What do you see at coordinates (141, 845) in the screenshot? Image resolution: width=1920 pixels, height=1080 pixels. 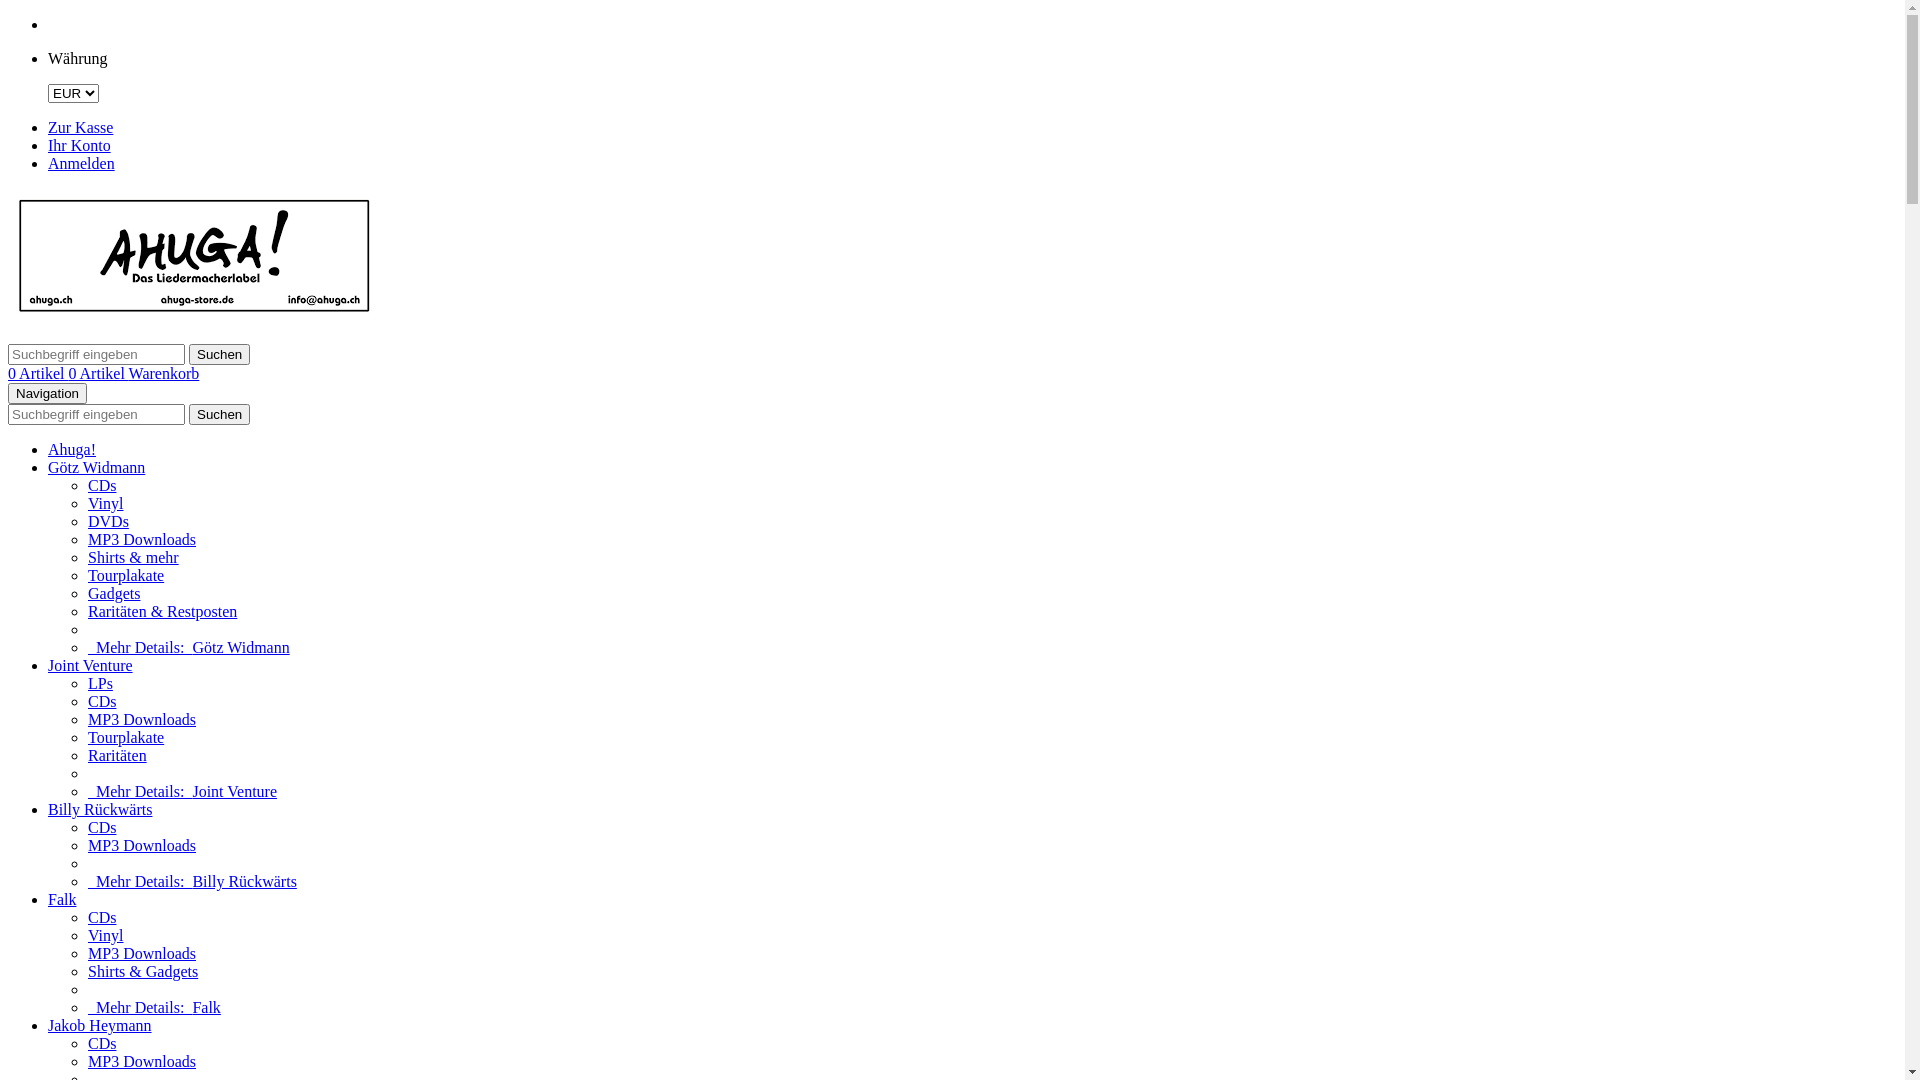 I see `'MP3 Downloads'` at bounding box center [141, 845].